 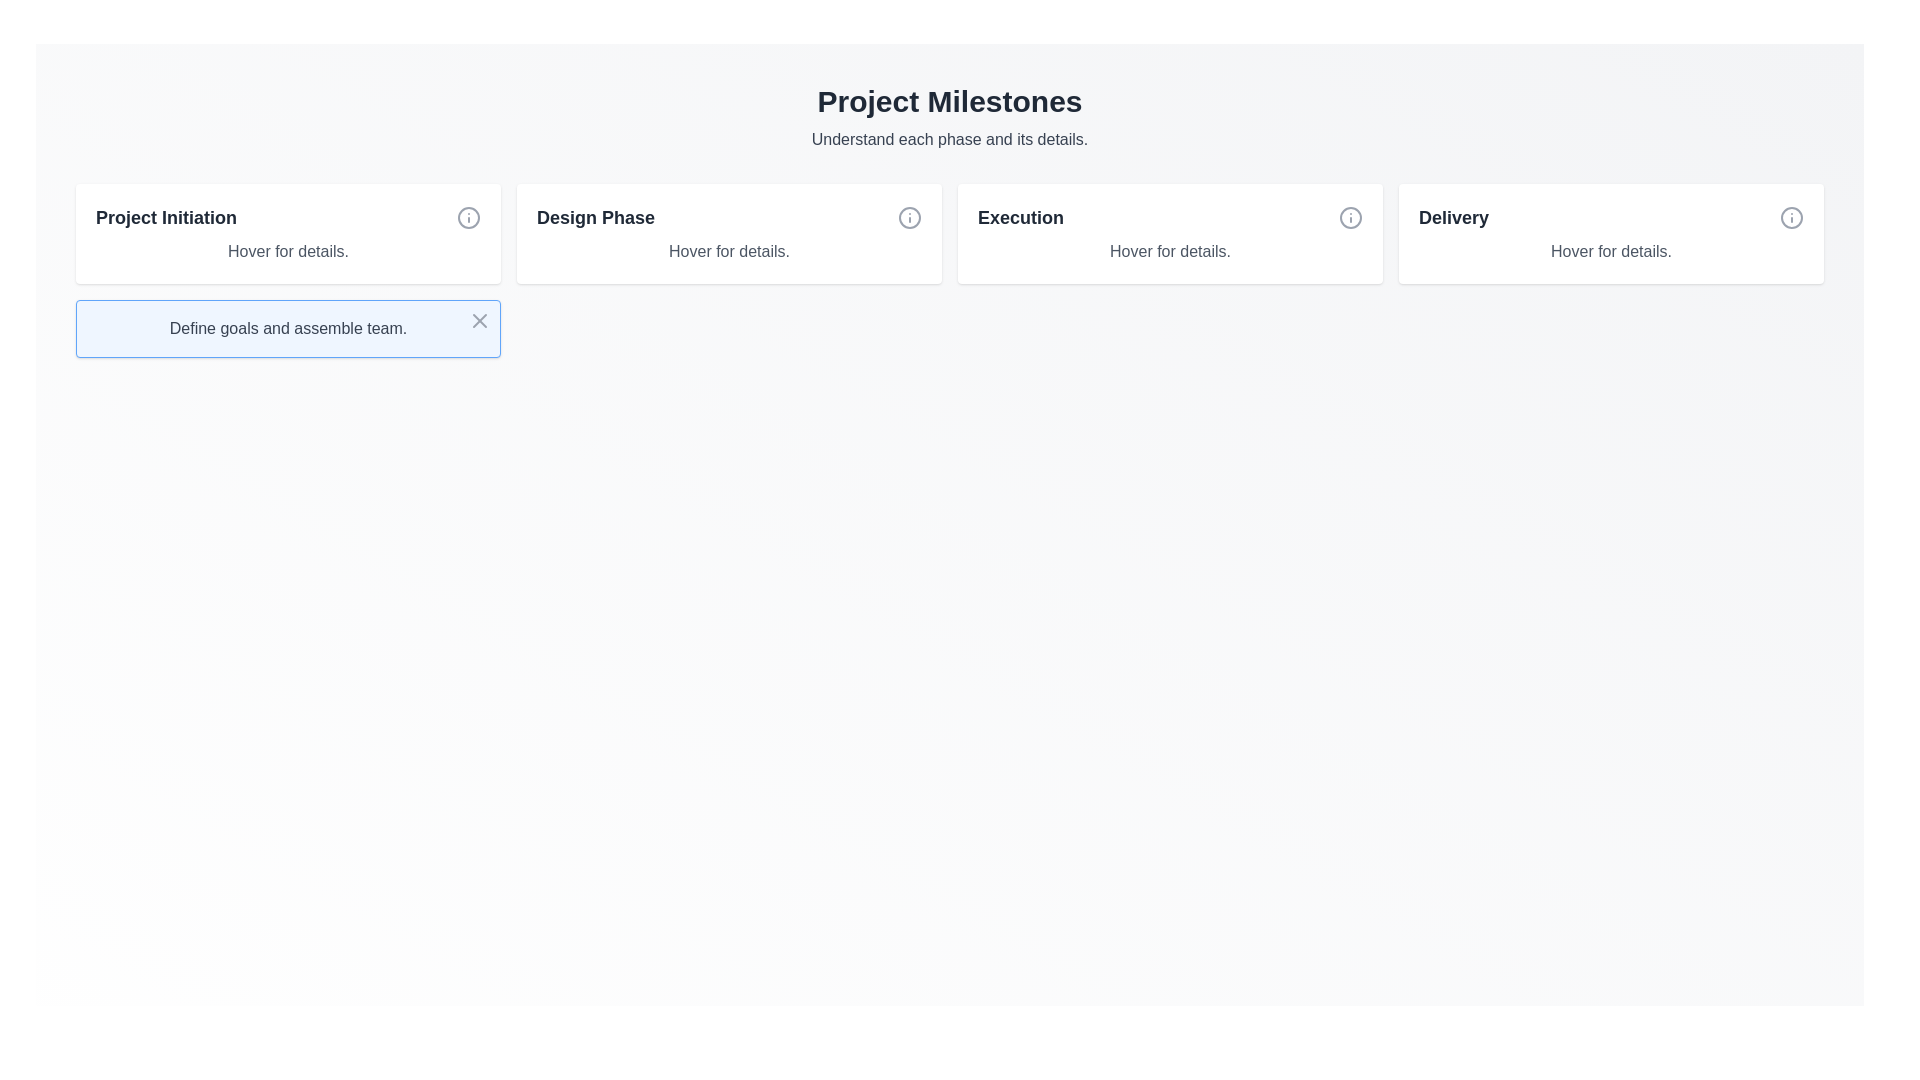 I want to click on the informational Text label located at the bottom of the 'Project Initiation' card, which prompts users, so click(x=287, y=250).